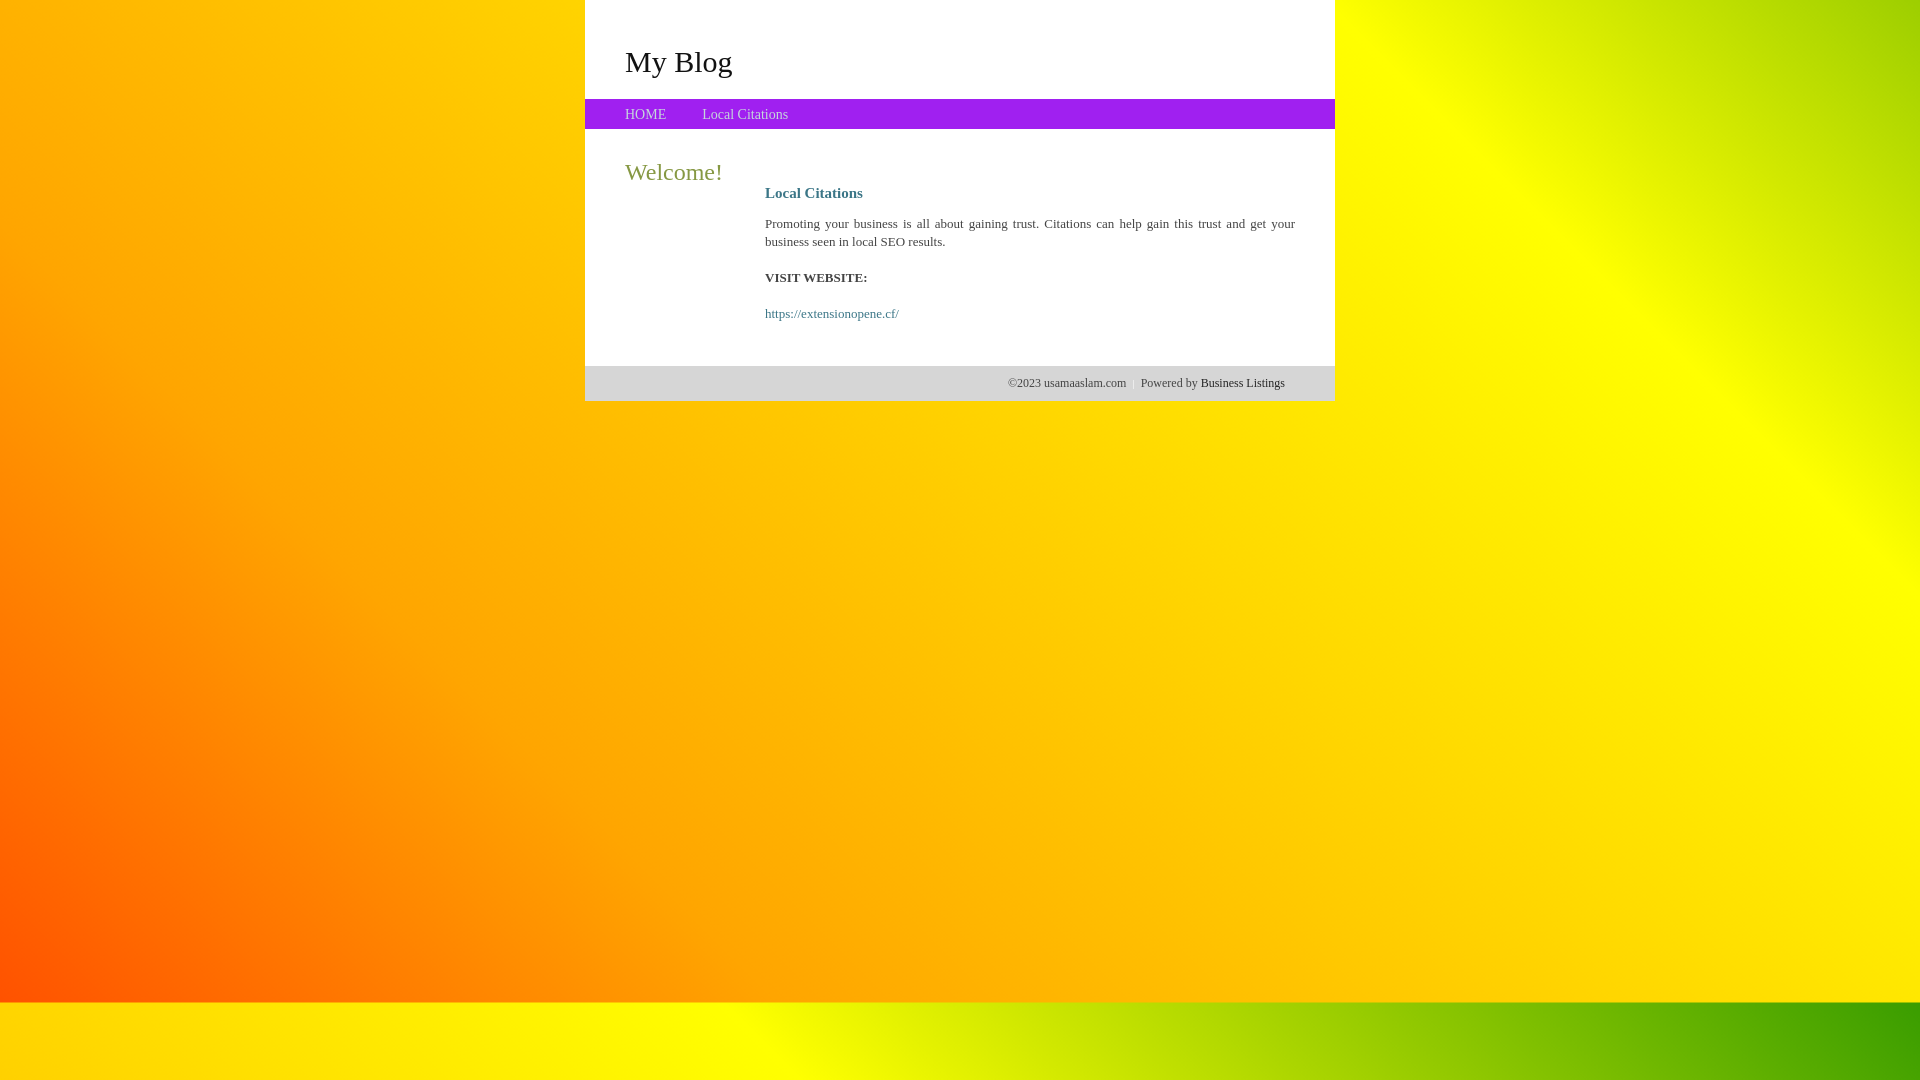  What do you see at coordinates (678, 60) in the screenshot?
I see `'My Blog'` at bounding box center [678, 60].